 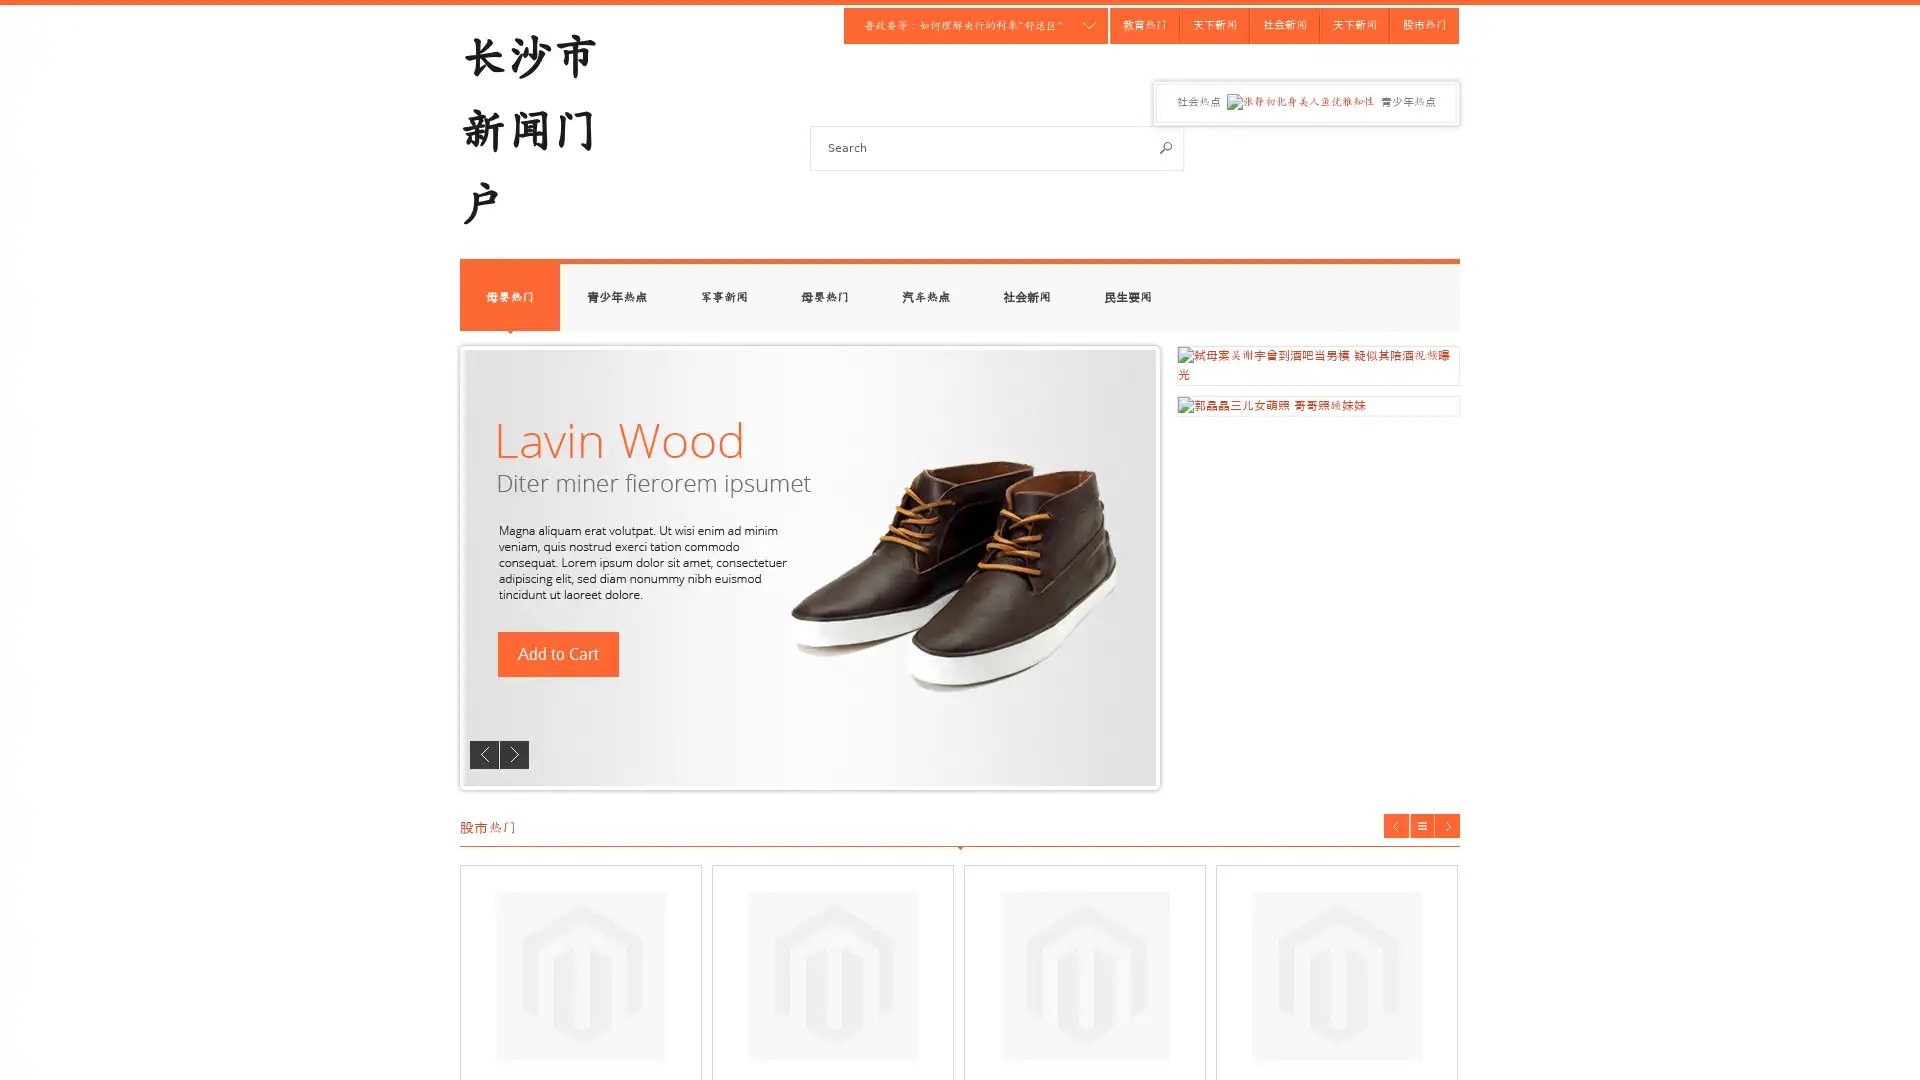 What do you see at coordinates (1166, 146) in the screenshot?
I see `Search` at bounding box center [1166, 146].